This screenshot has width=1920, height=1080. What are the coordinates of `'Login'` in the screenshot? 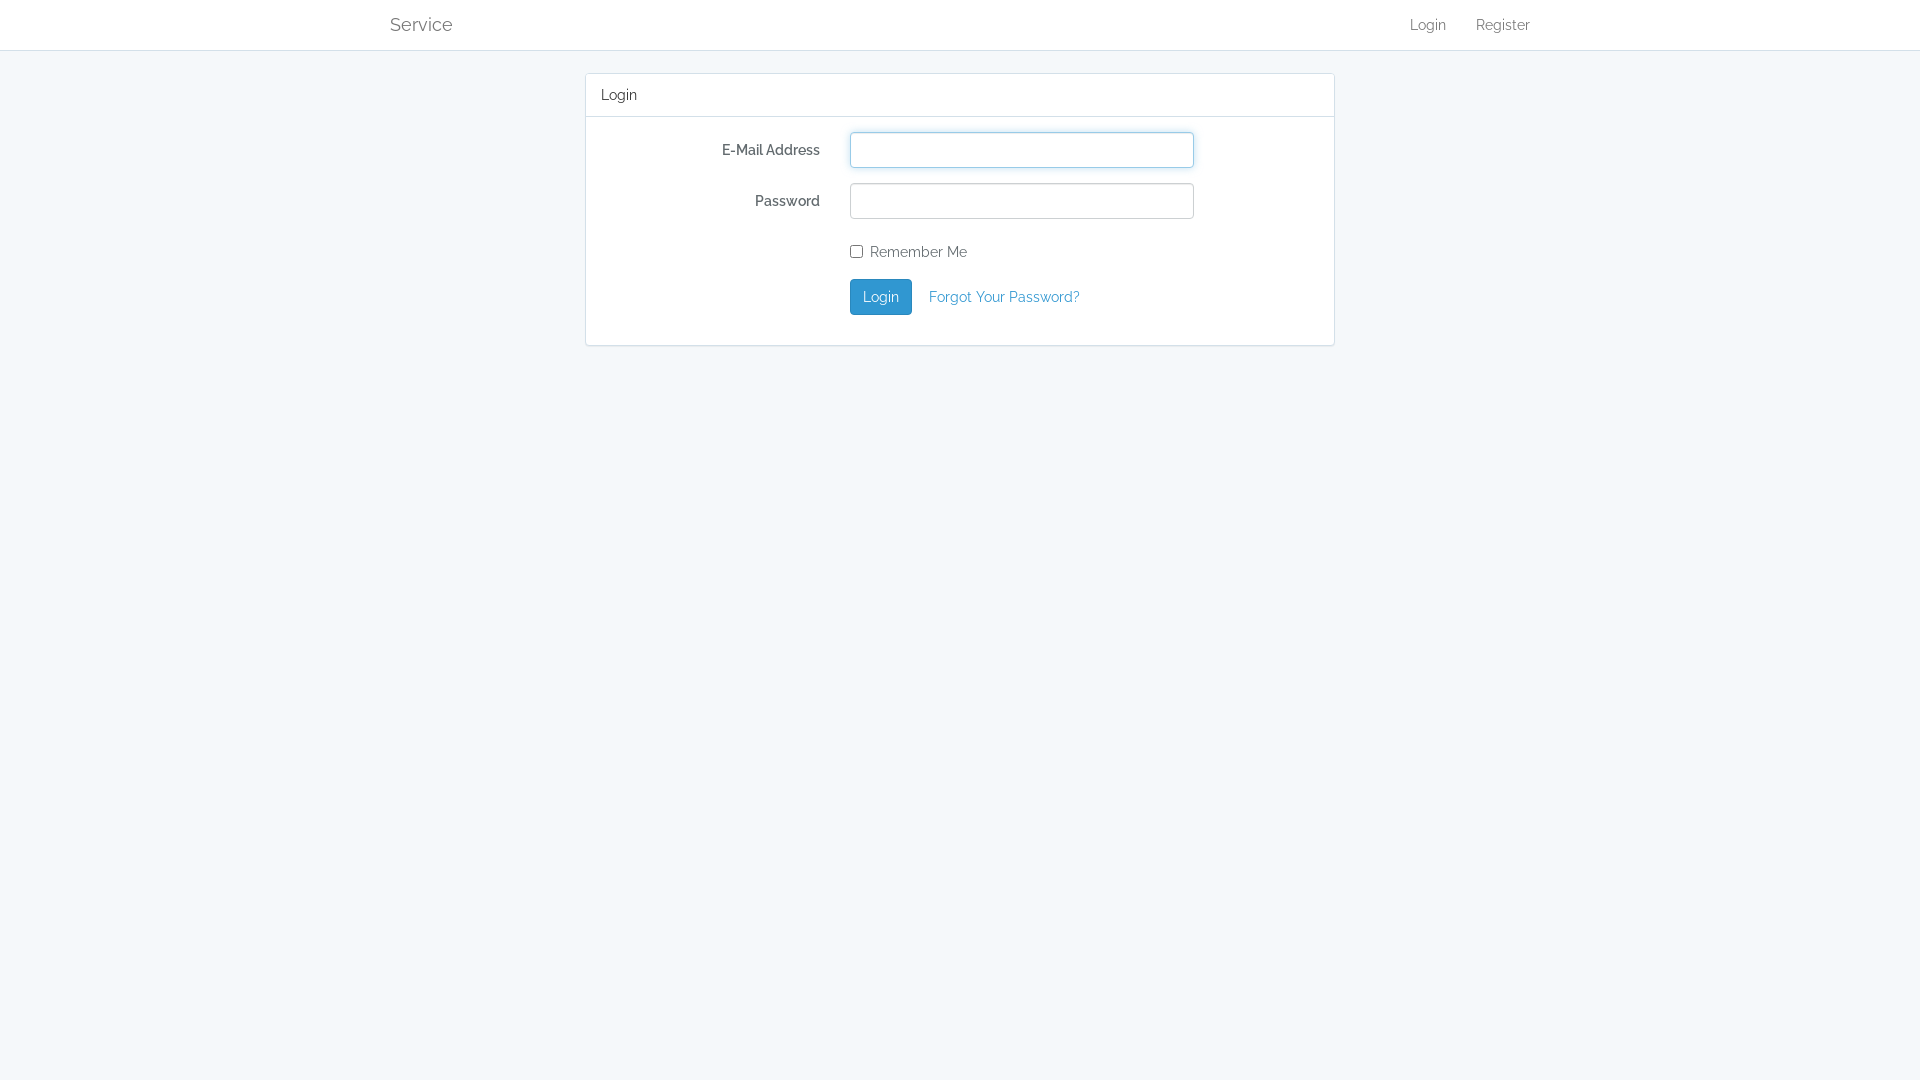 It's located at (1427, 24).